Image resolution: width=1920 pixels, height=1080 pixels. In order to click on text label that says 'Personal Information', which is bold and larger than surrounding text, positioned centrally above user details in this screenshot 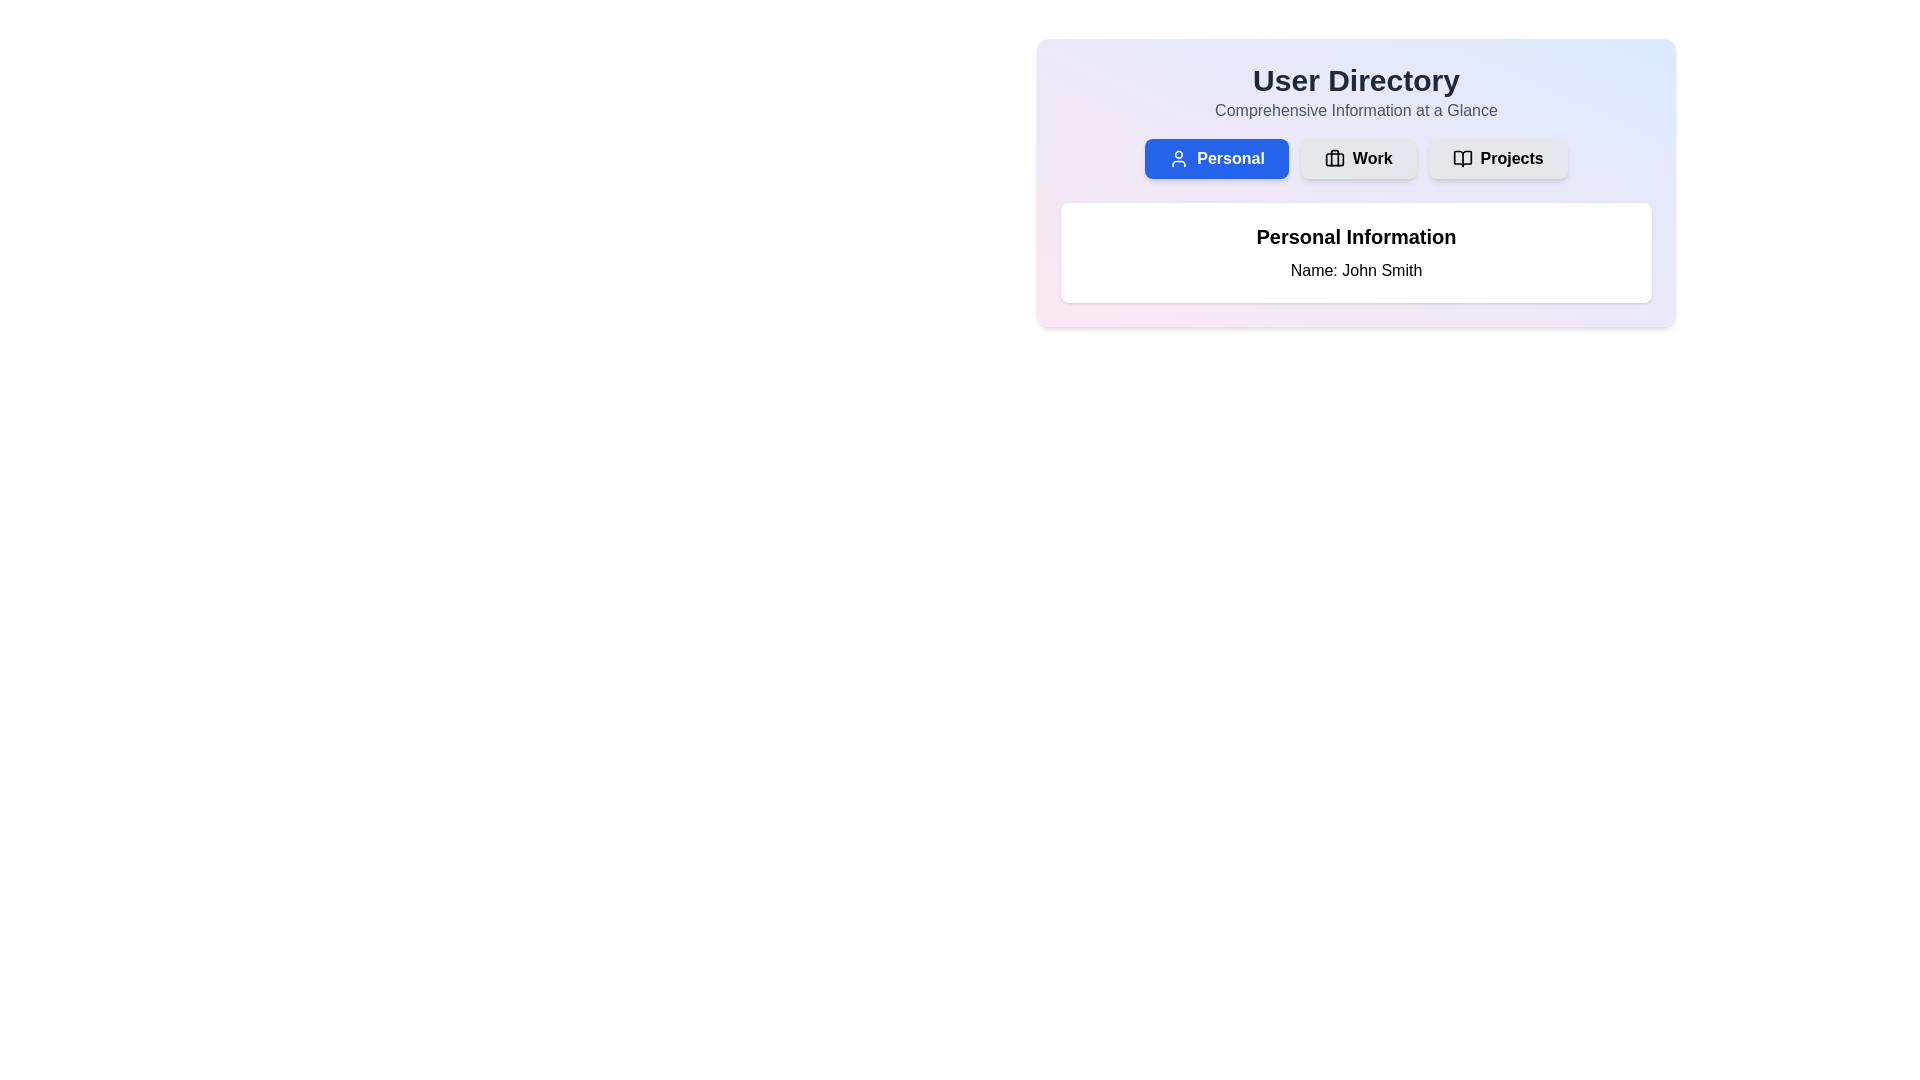, I will do `click(1356, 235)`.